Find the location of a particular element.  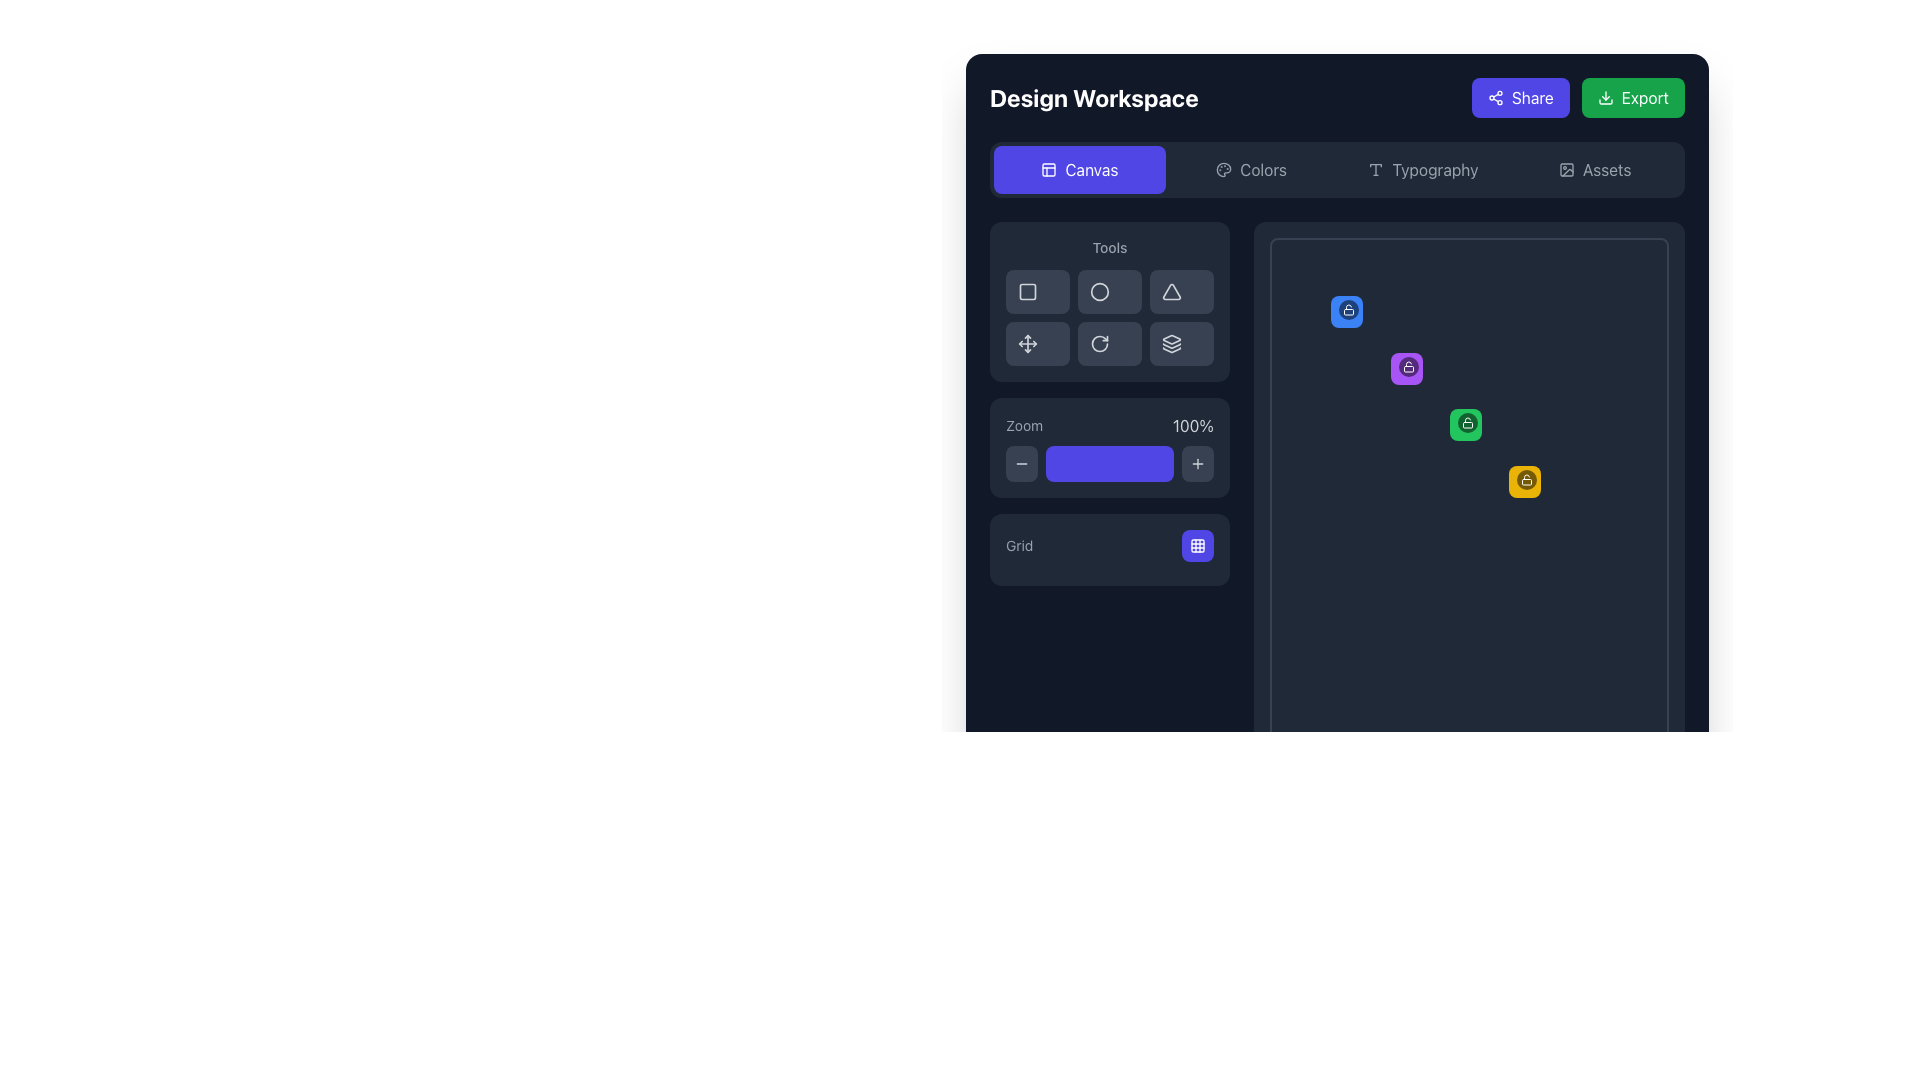

the 'Colors' button, which has a palette icon on its left and text reading 'Colors' is located at coordinates (1250, 168).